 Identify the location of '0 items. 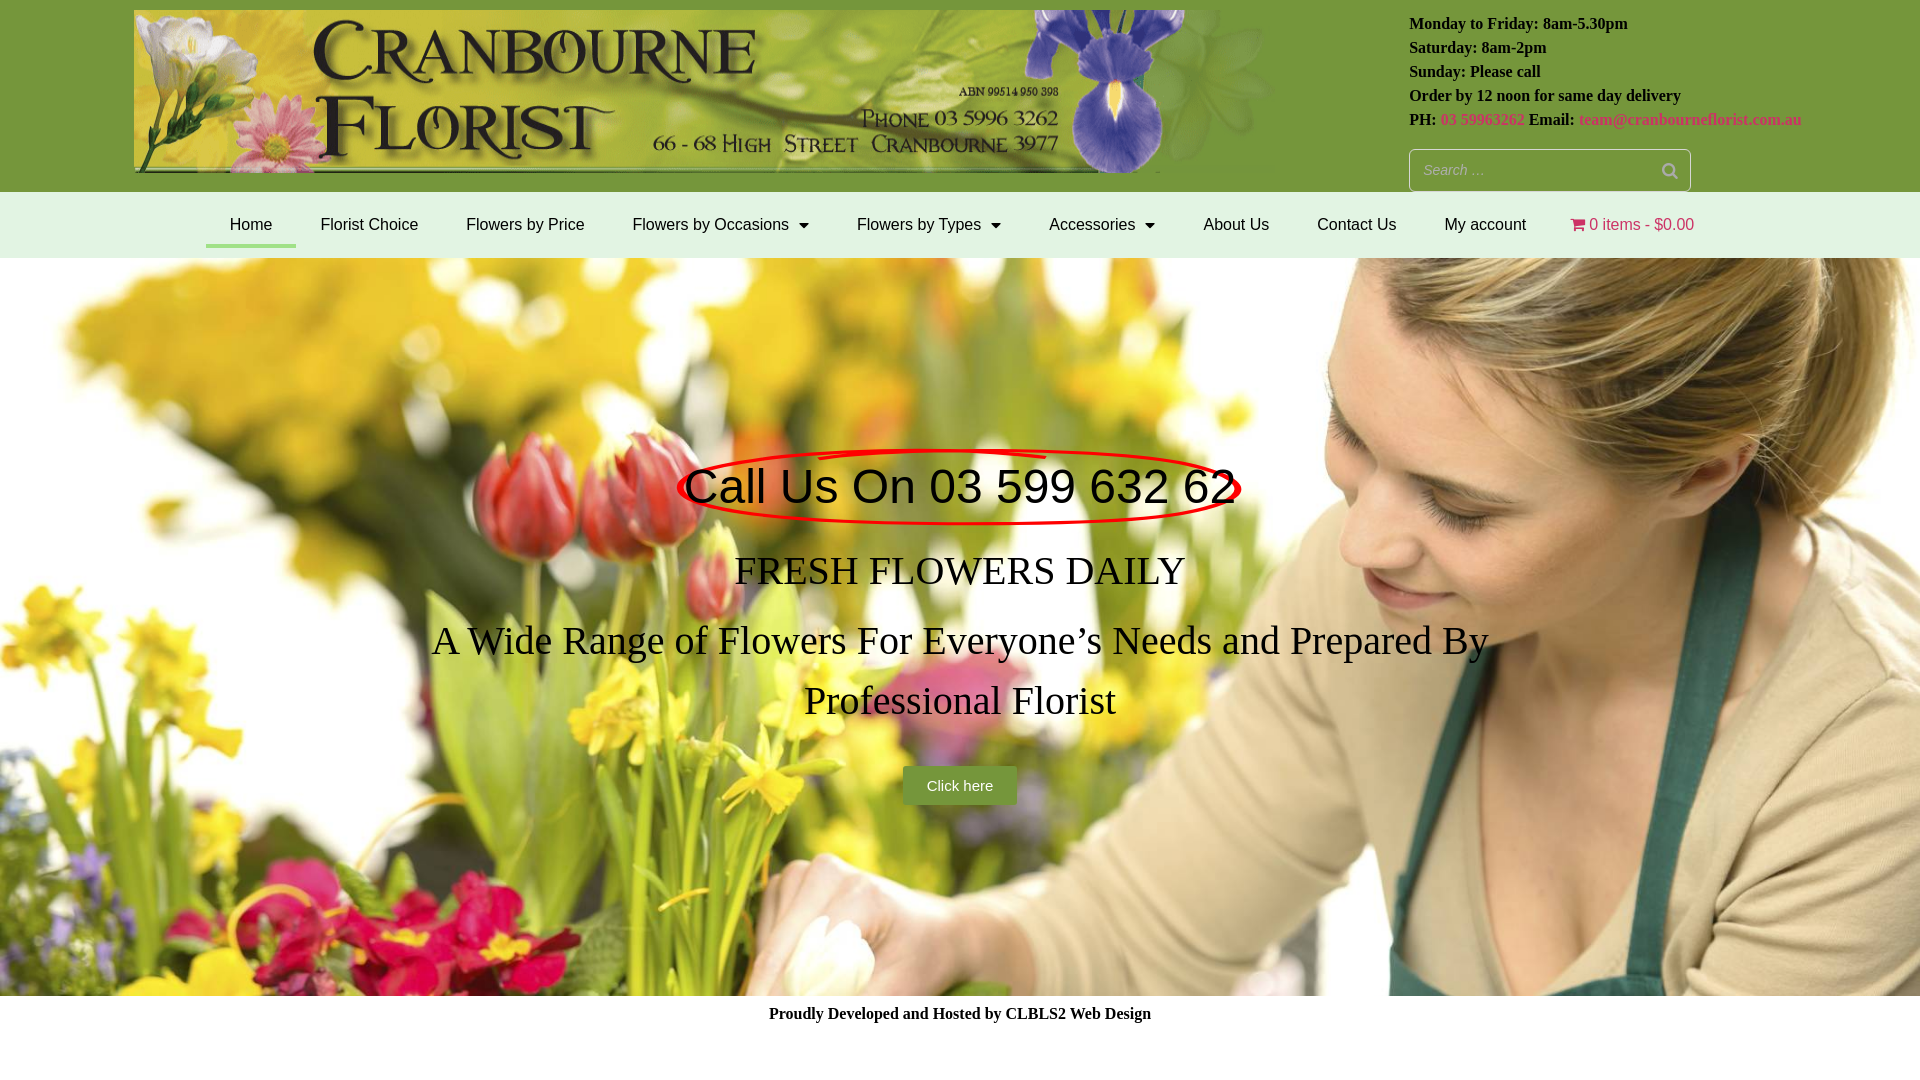
(1632, 224).